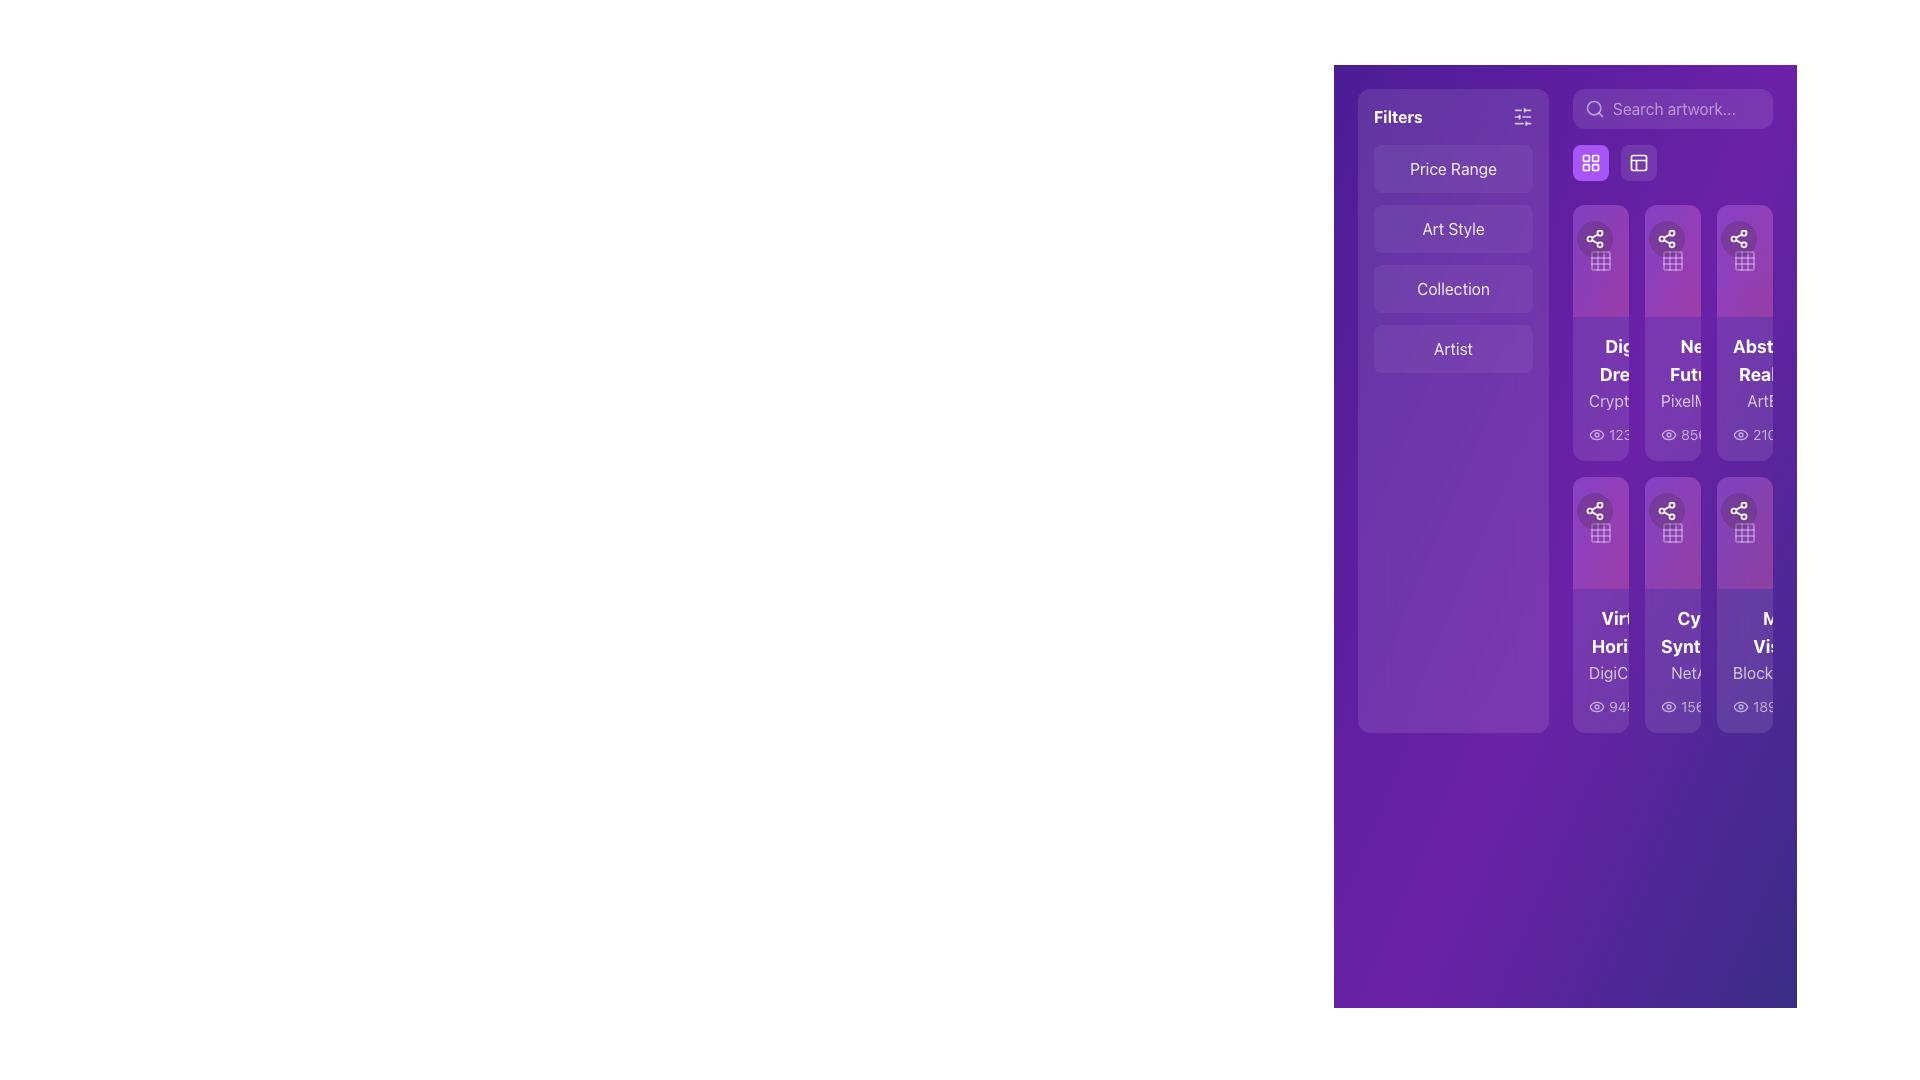  What do you see at coordinates (1601, 644) in the screenshot?
I see `the text block located in the bottom-left card of the grid layout, which displays the title and subtitle of an item` at bounding box center [1601, 644].